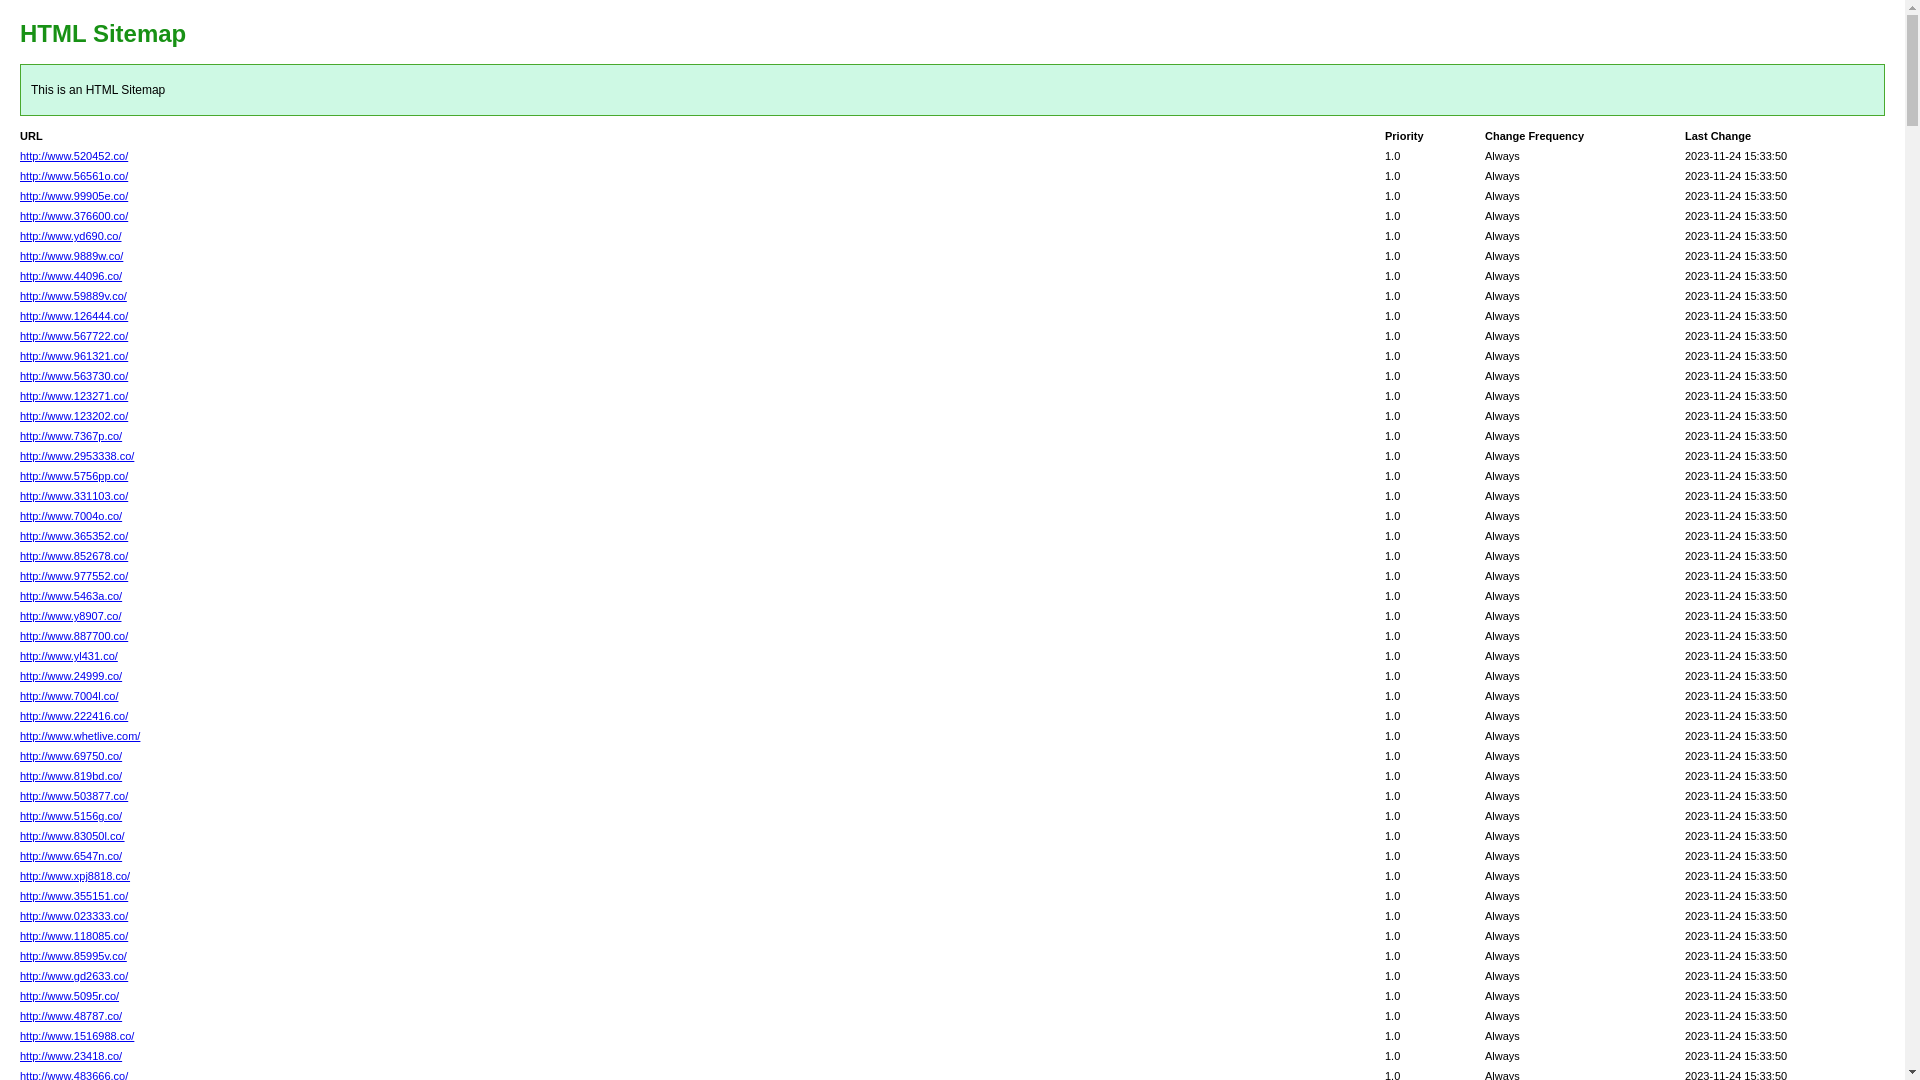  I want to click on 'http://www.023333.co/', so click(73, 915).